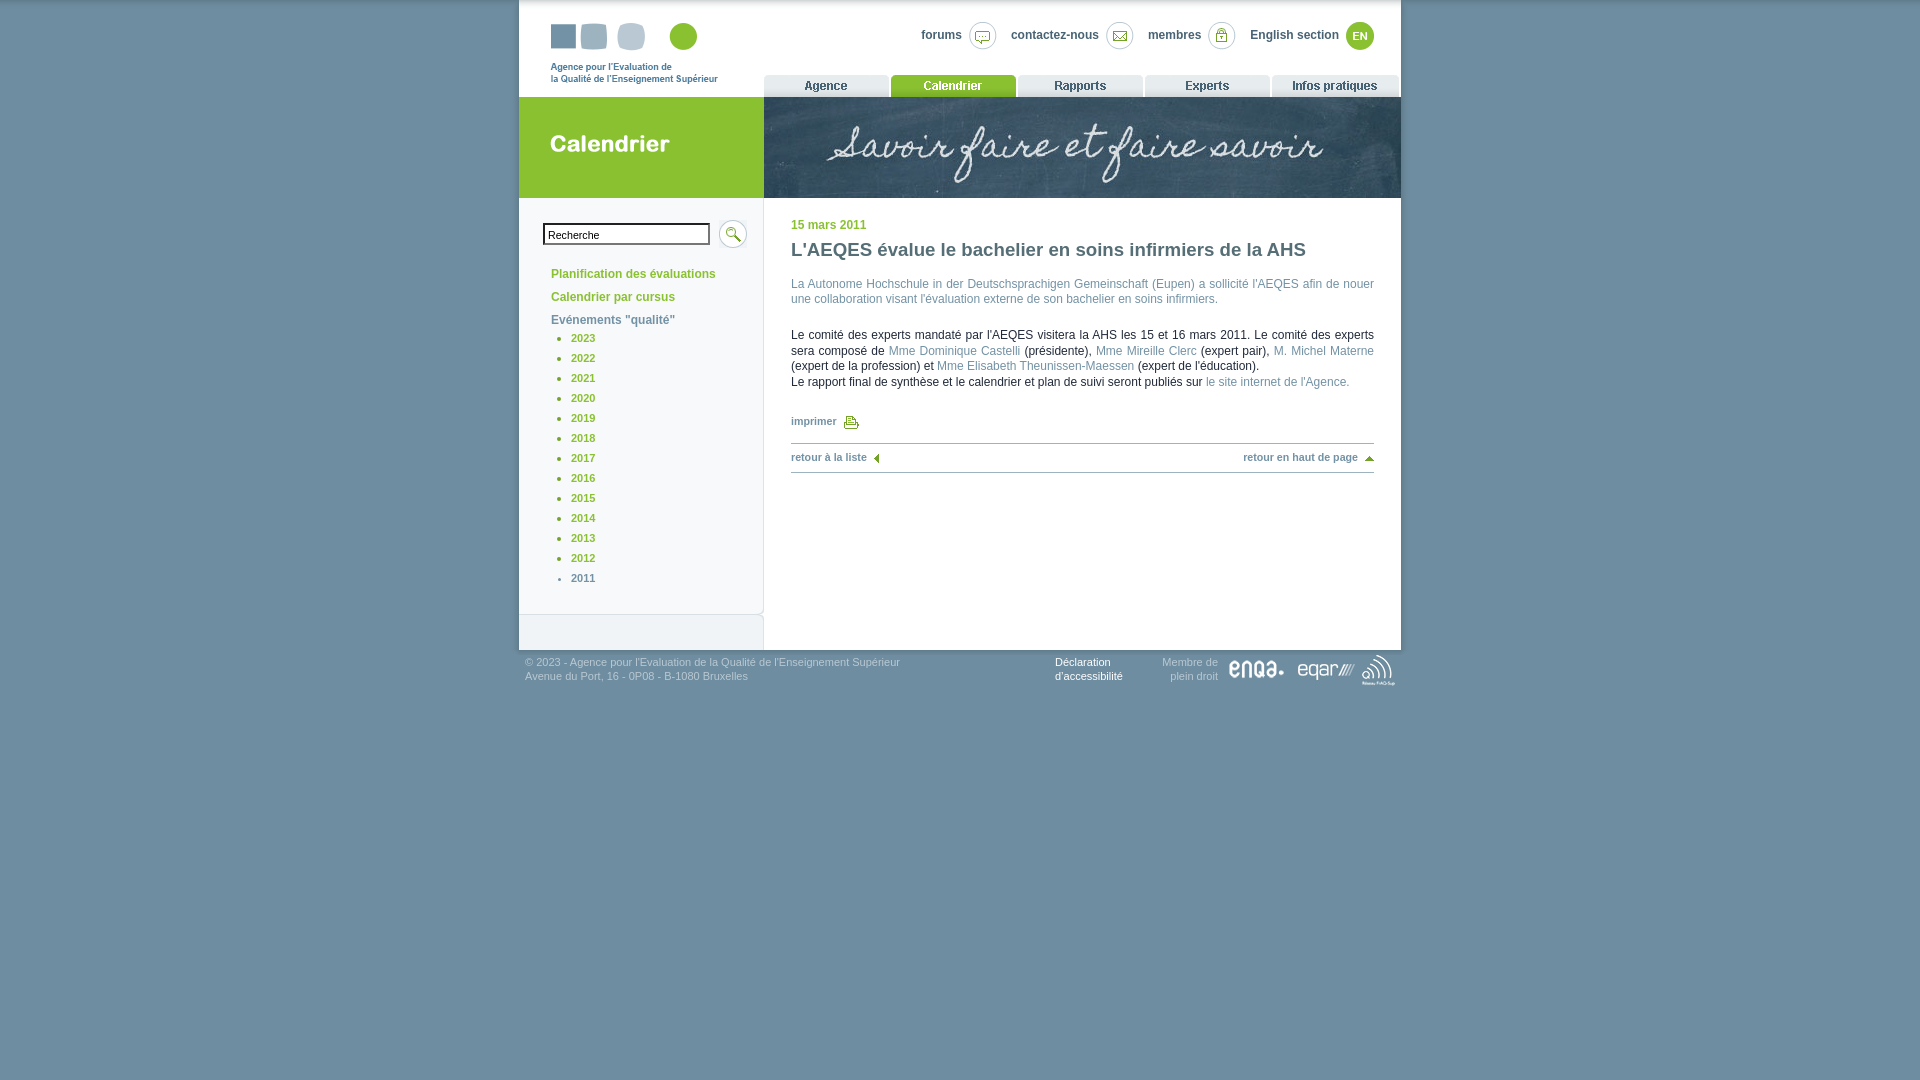 The height and width of the screenshot is (1080, 1920). I want to click on '2022', so click(581, 357).